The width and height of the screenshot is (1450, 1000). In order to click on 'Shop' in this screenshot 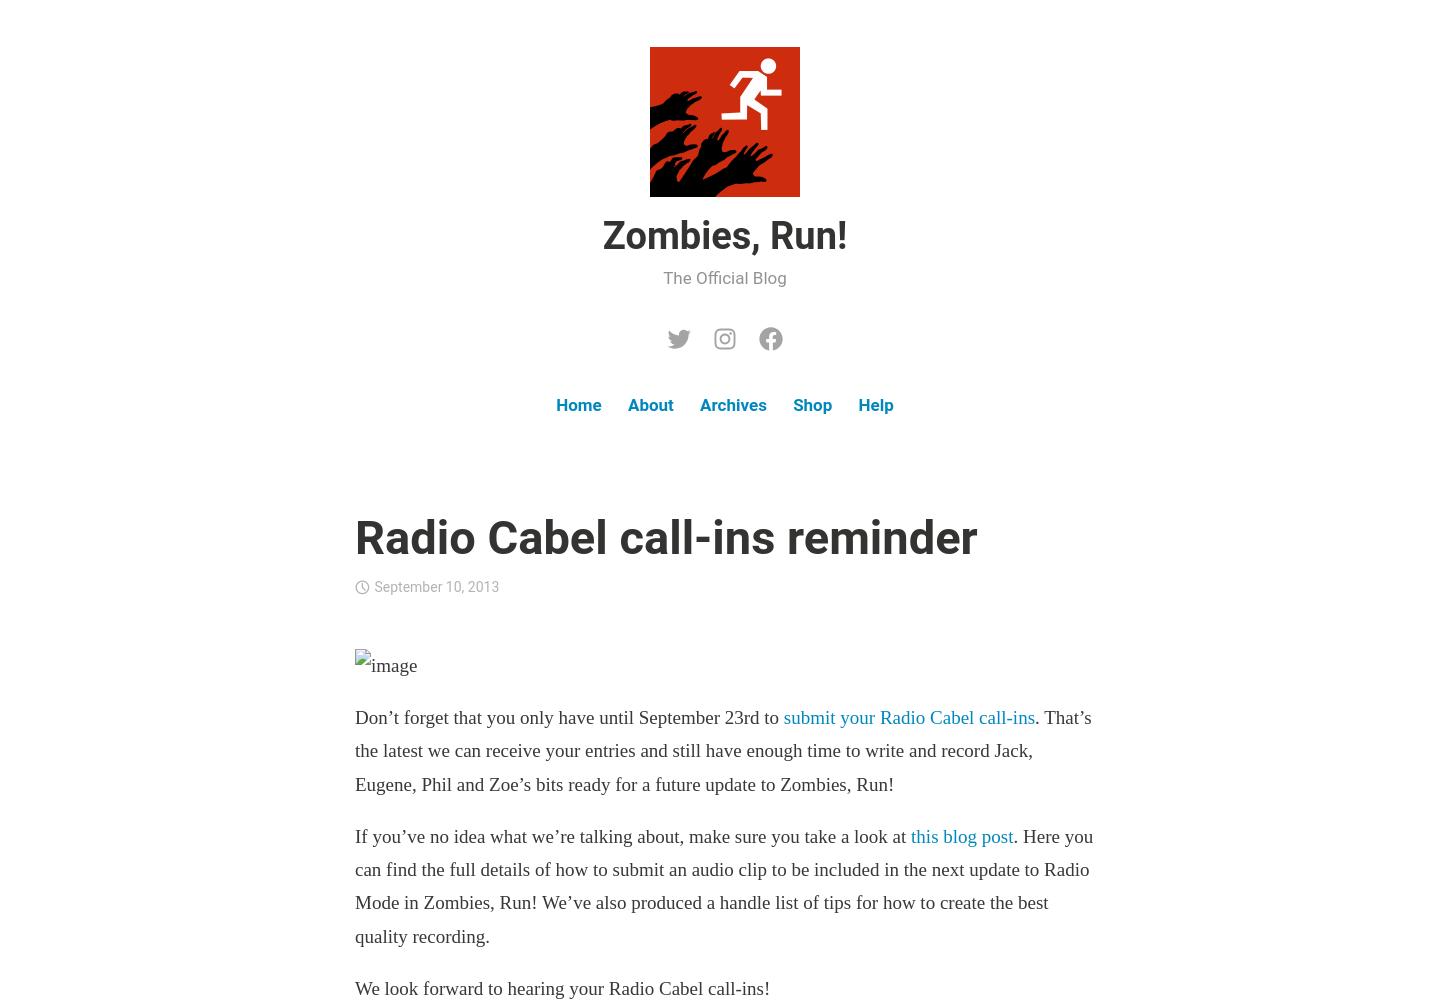, I will do `click(793, 405)`.